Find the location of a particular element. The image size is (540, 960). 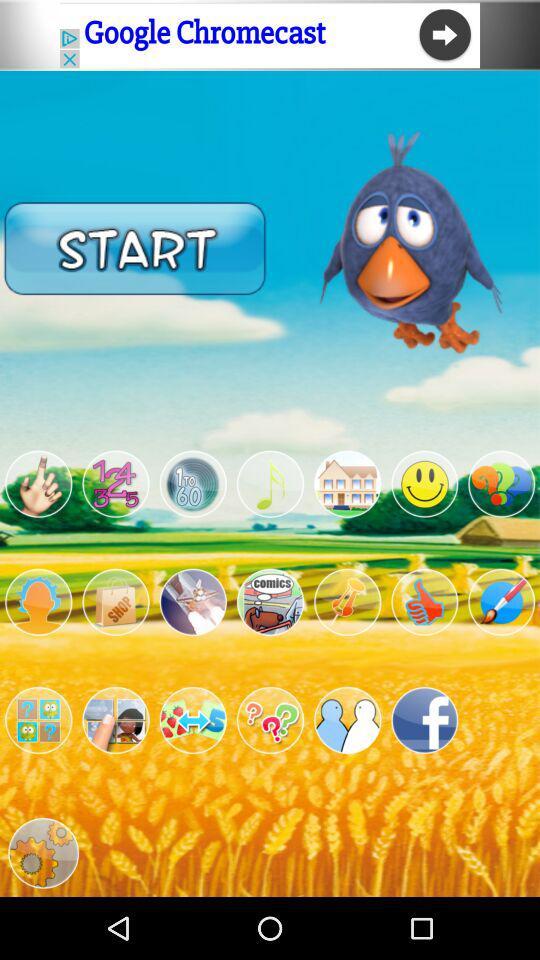

choose mood is located at coordinates (423, 483).